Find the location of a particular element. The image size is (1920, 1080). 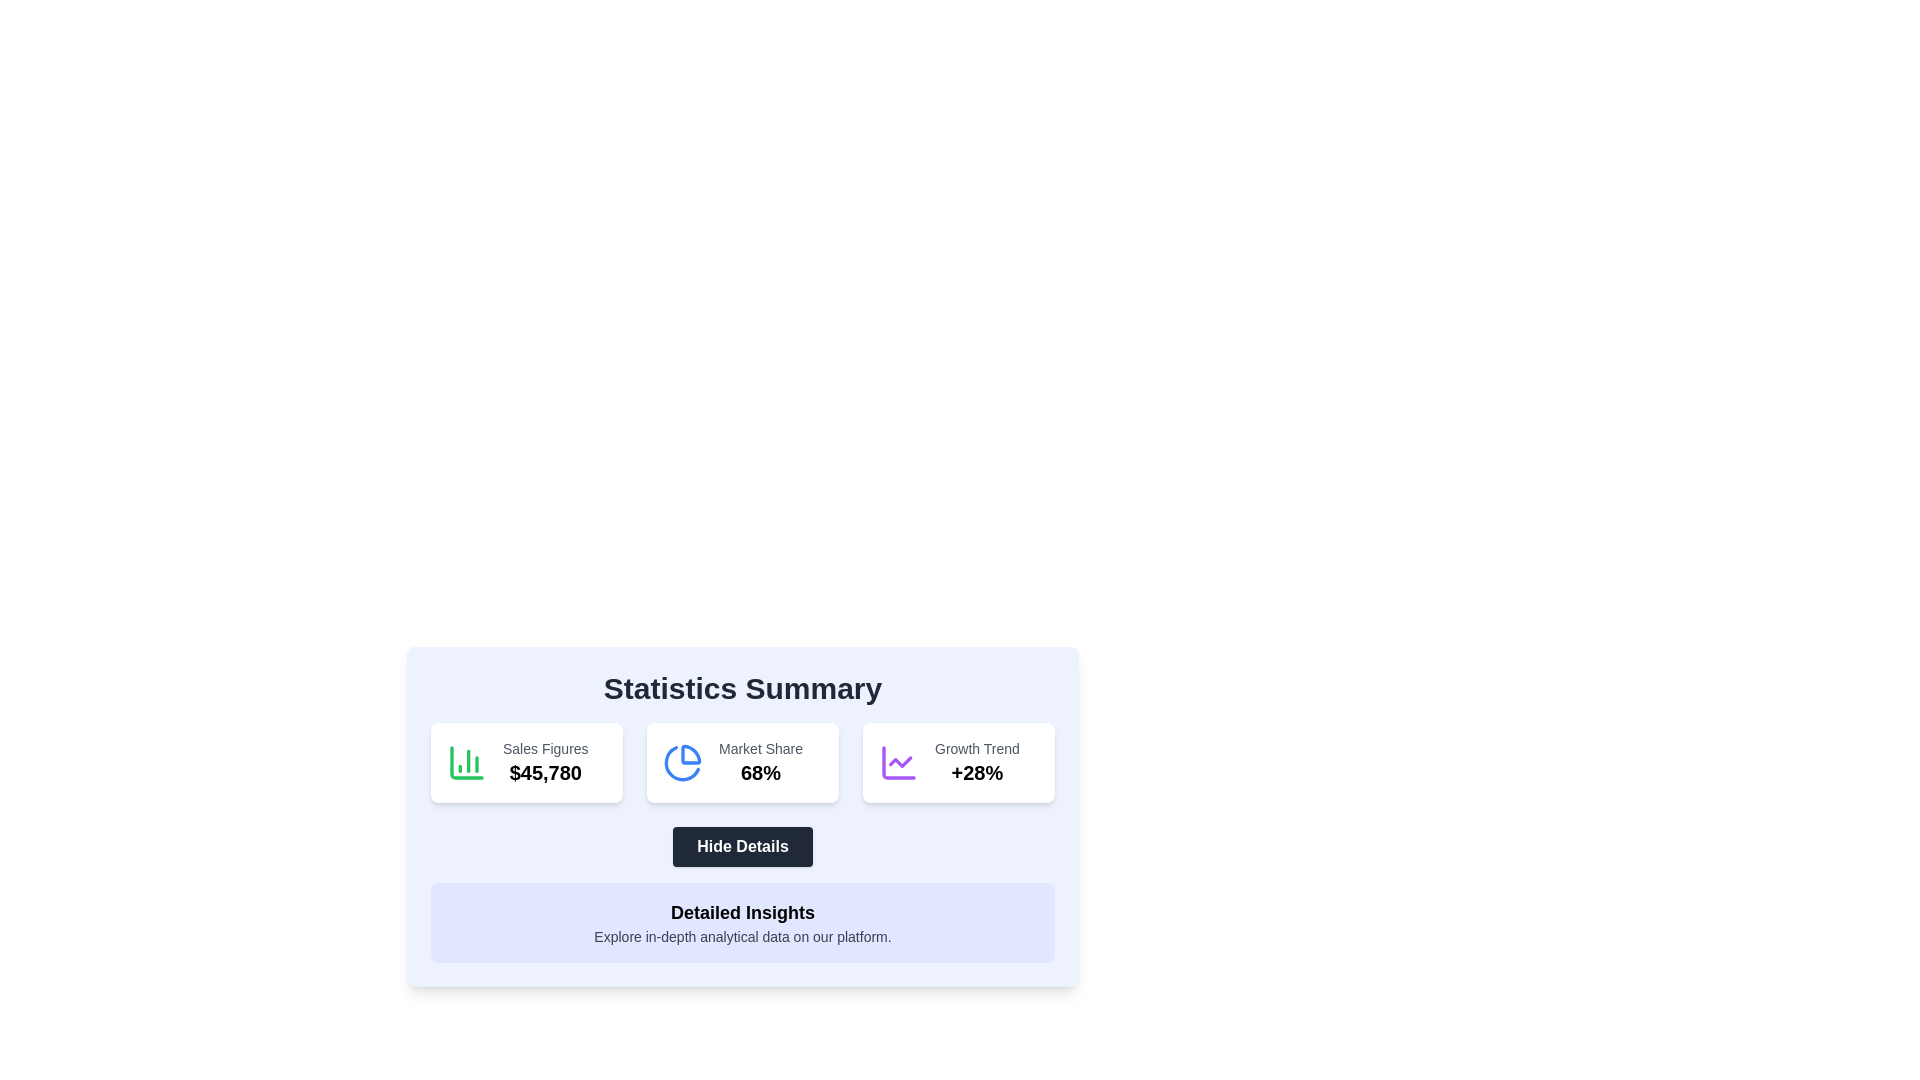

the Text Display element that shows the bold percentage '+28%' and the subtitle 'Growth Trend' within the statistics summary section is located at coordinates (977, 763).